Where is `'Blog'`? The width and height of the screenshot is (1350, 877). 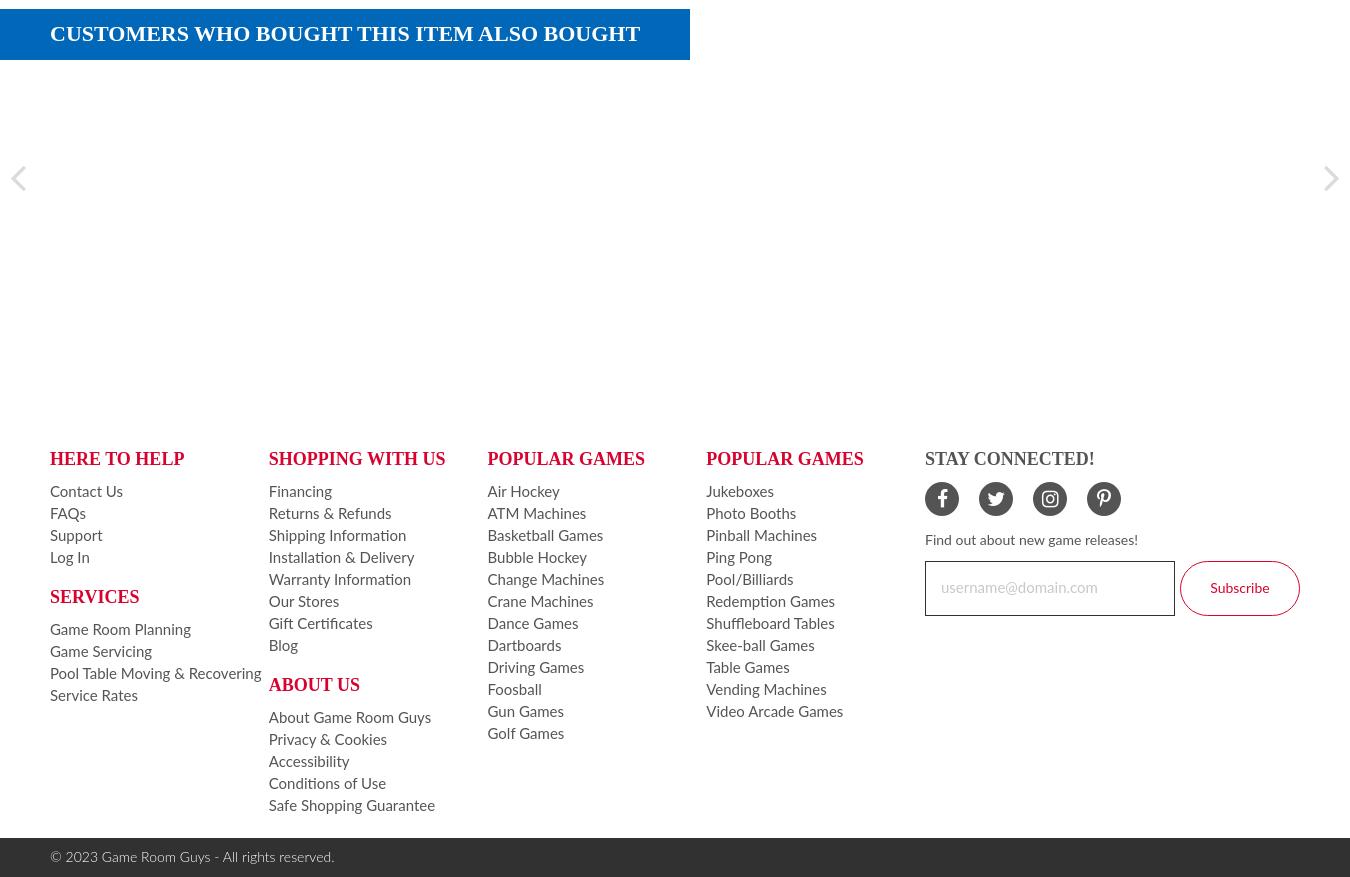
'Blog' is located at coordinates (266, 645).